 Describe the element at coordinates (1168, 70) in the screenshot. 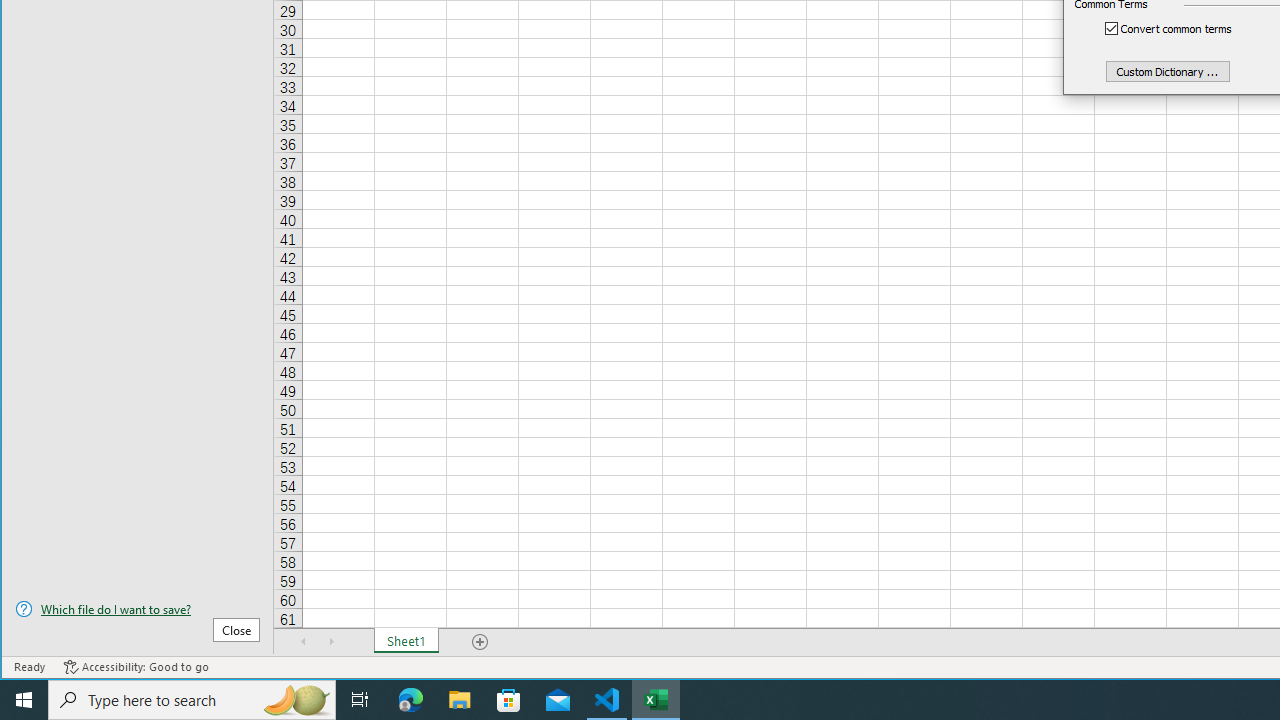

I see `'Custom Dictionary ...'` at that location.